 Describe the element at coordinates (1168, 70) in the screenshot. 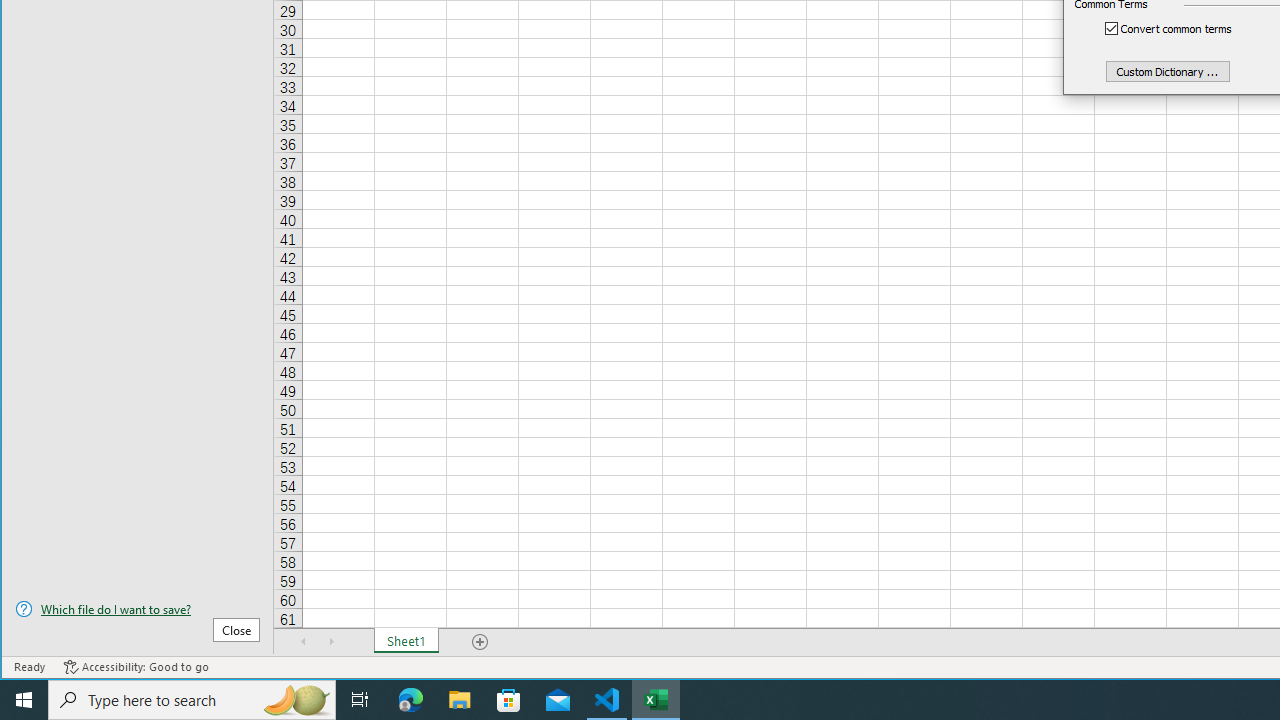

I see `'Custom Dictionary ...'` at that location.